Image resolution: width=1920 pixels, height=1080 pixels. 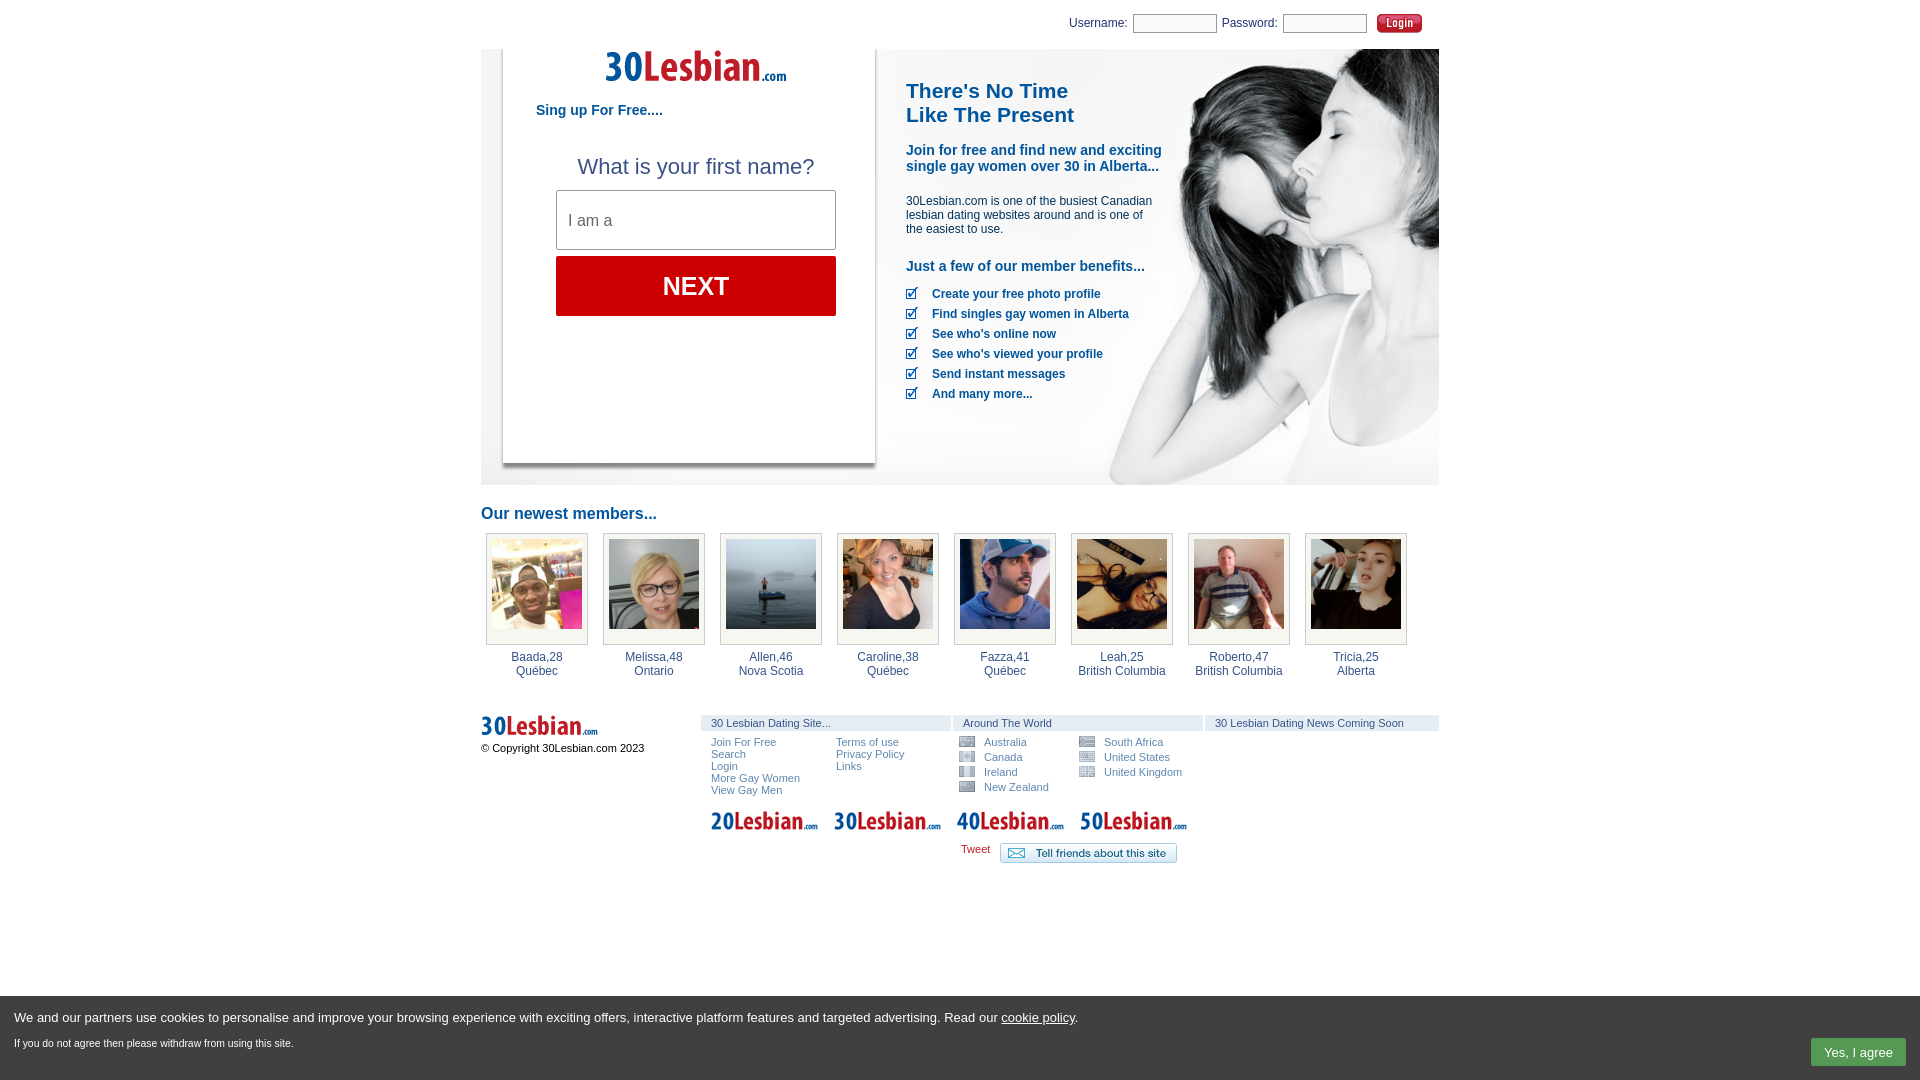 I want to click on 'Allen, 46 from Glace Bay, Nova Scotia', so click(x=720, y=588).